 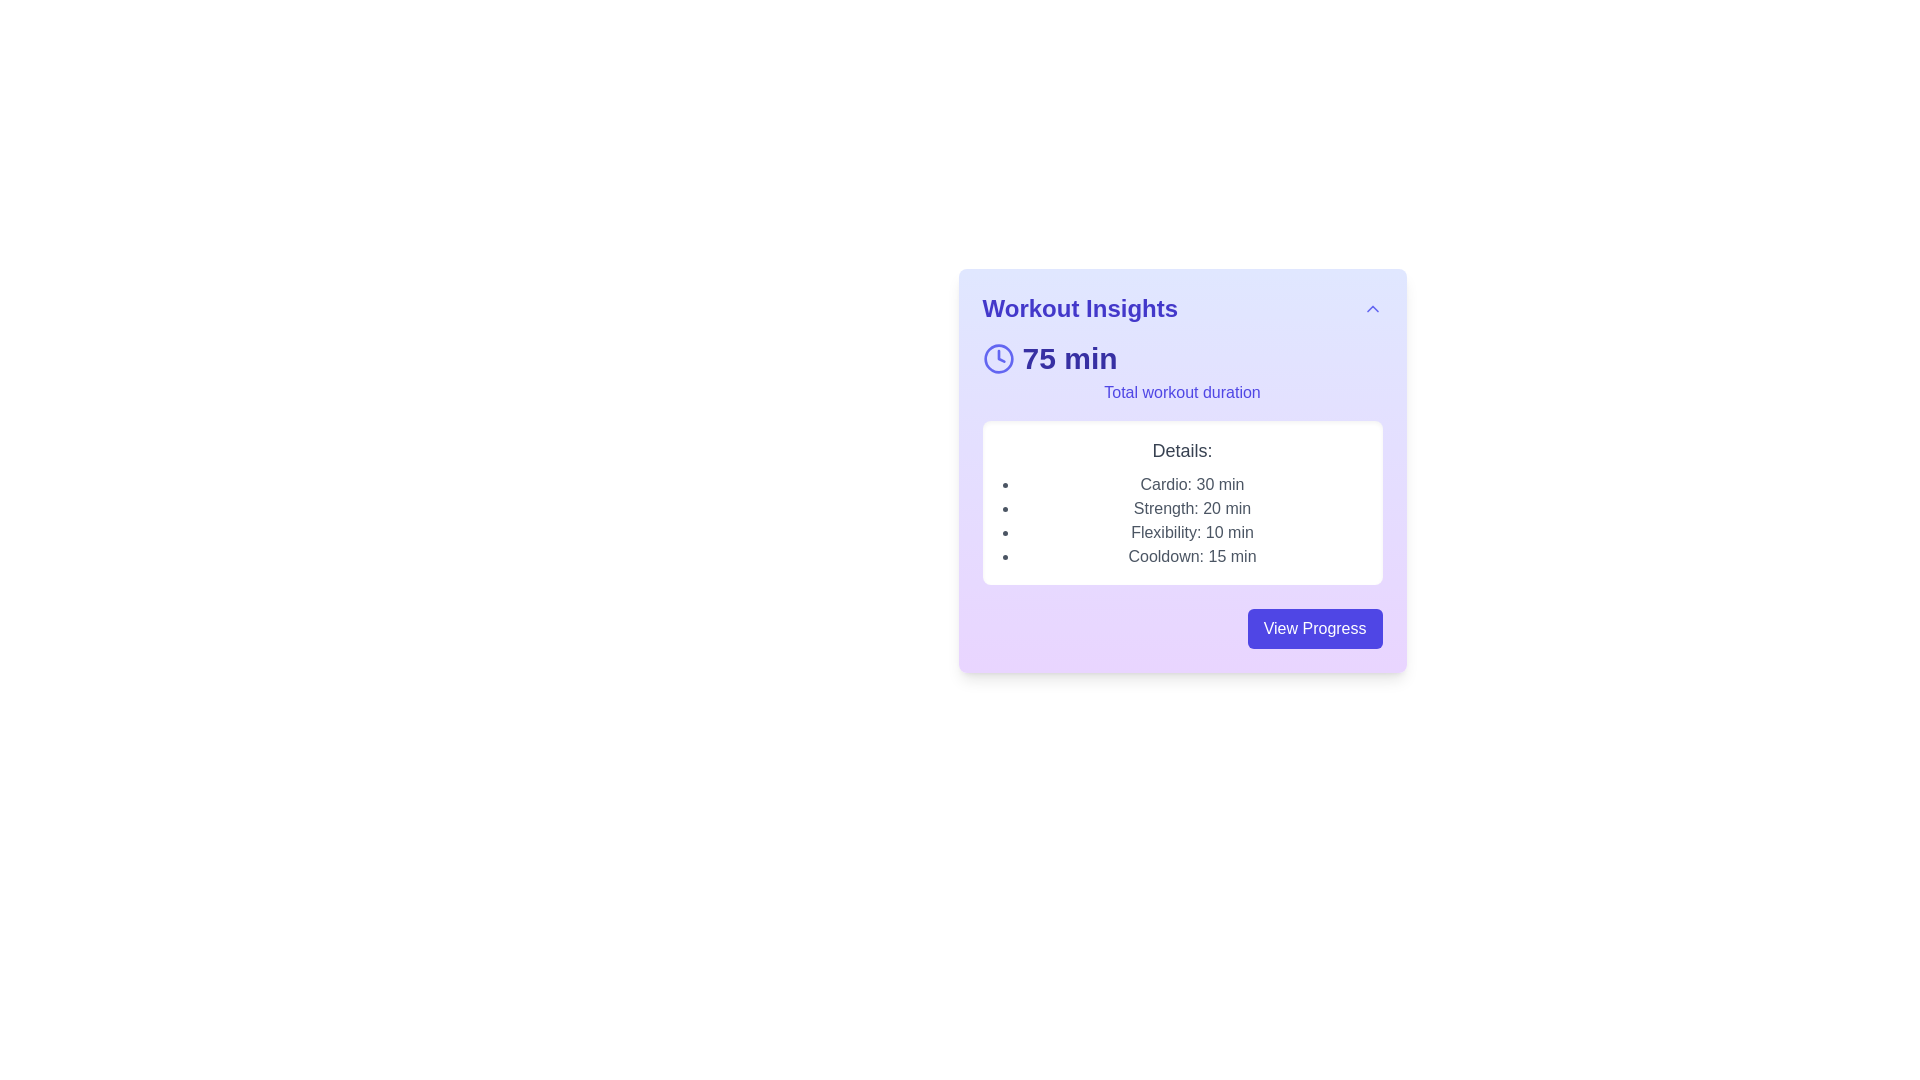 I want to click on the 'View Progress' button located at the bottom-right corner of the 'Workout Insights' card, so click(x=1315, y=627).